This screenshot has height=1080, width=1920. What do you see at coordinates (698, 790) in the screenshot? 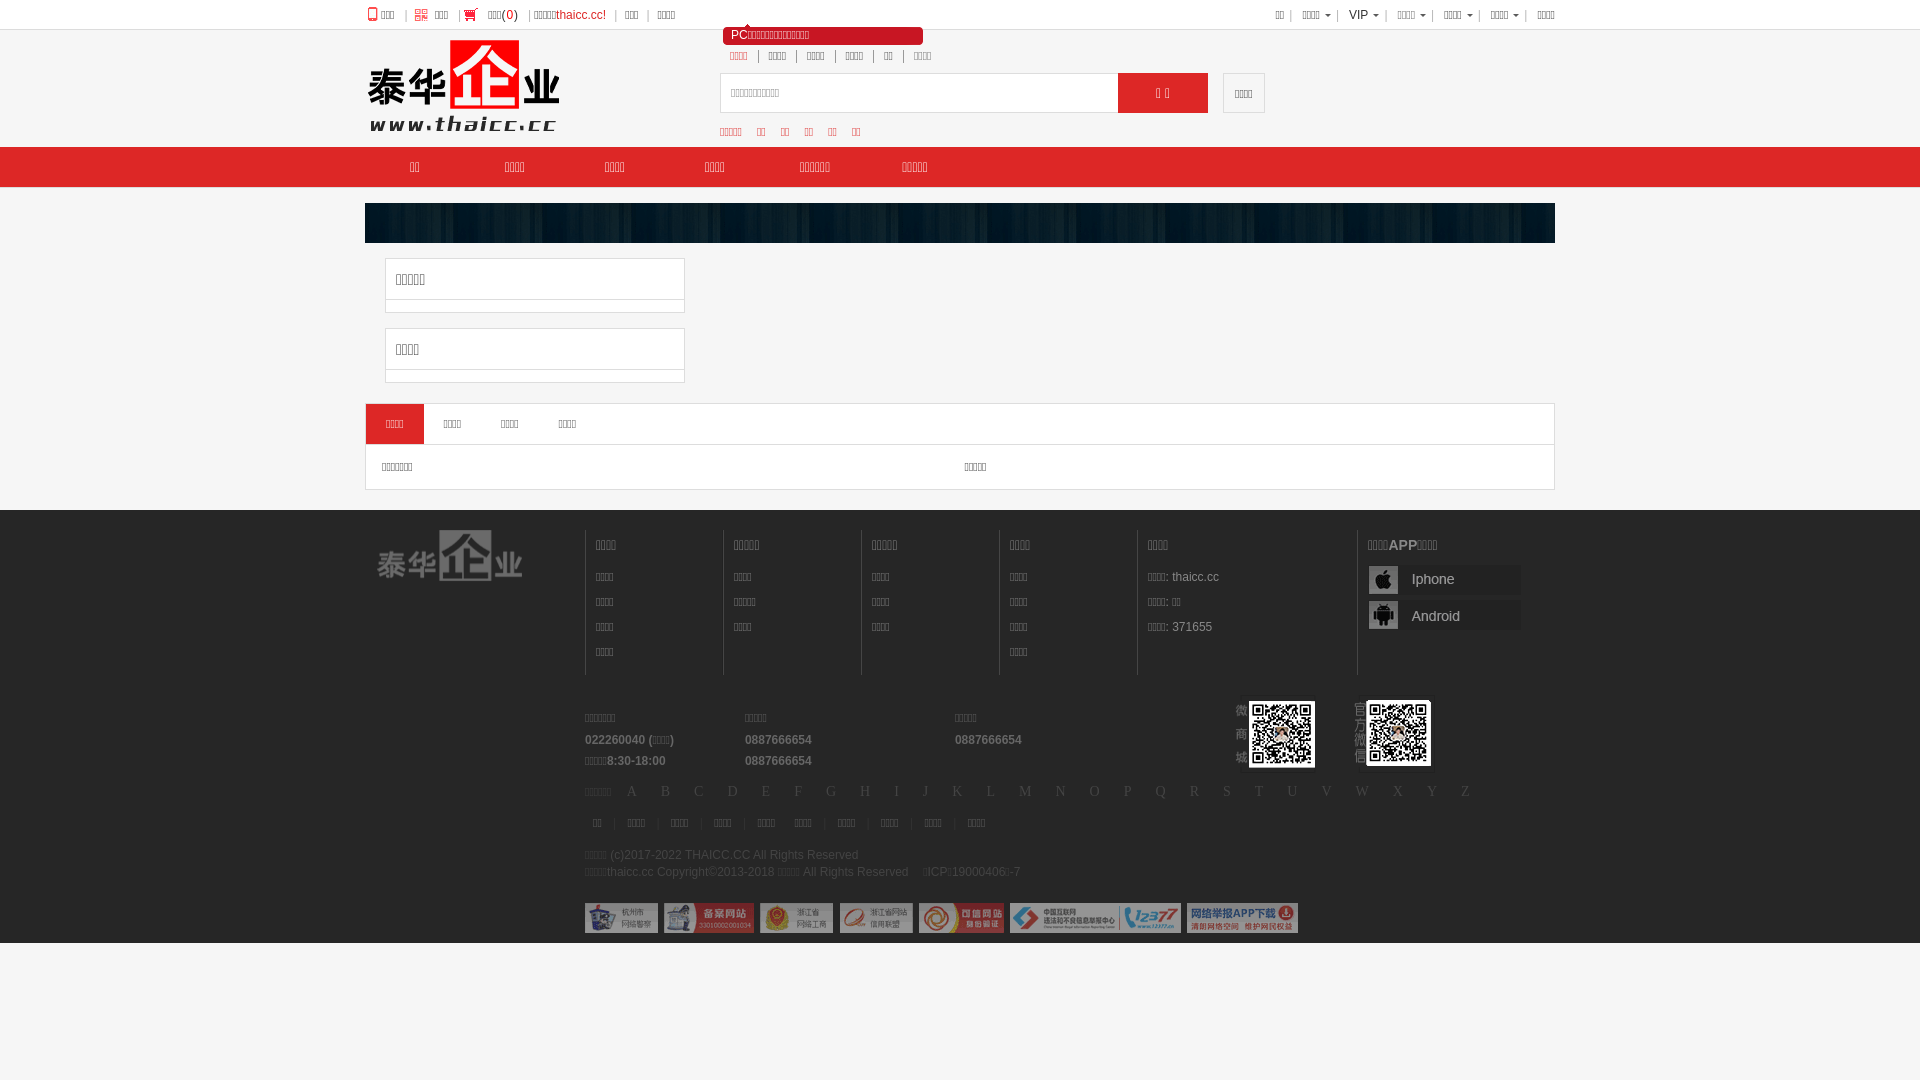
I see `'C'` at bounding box center [698, 790].